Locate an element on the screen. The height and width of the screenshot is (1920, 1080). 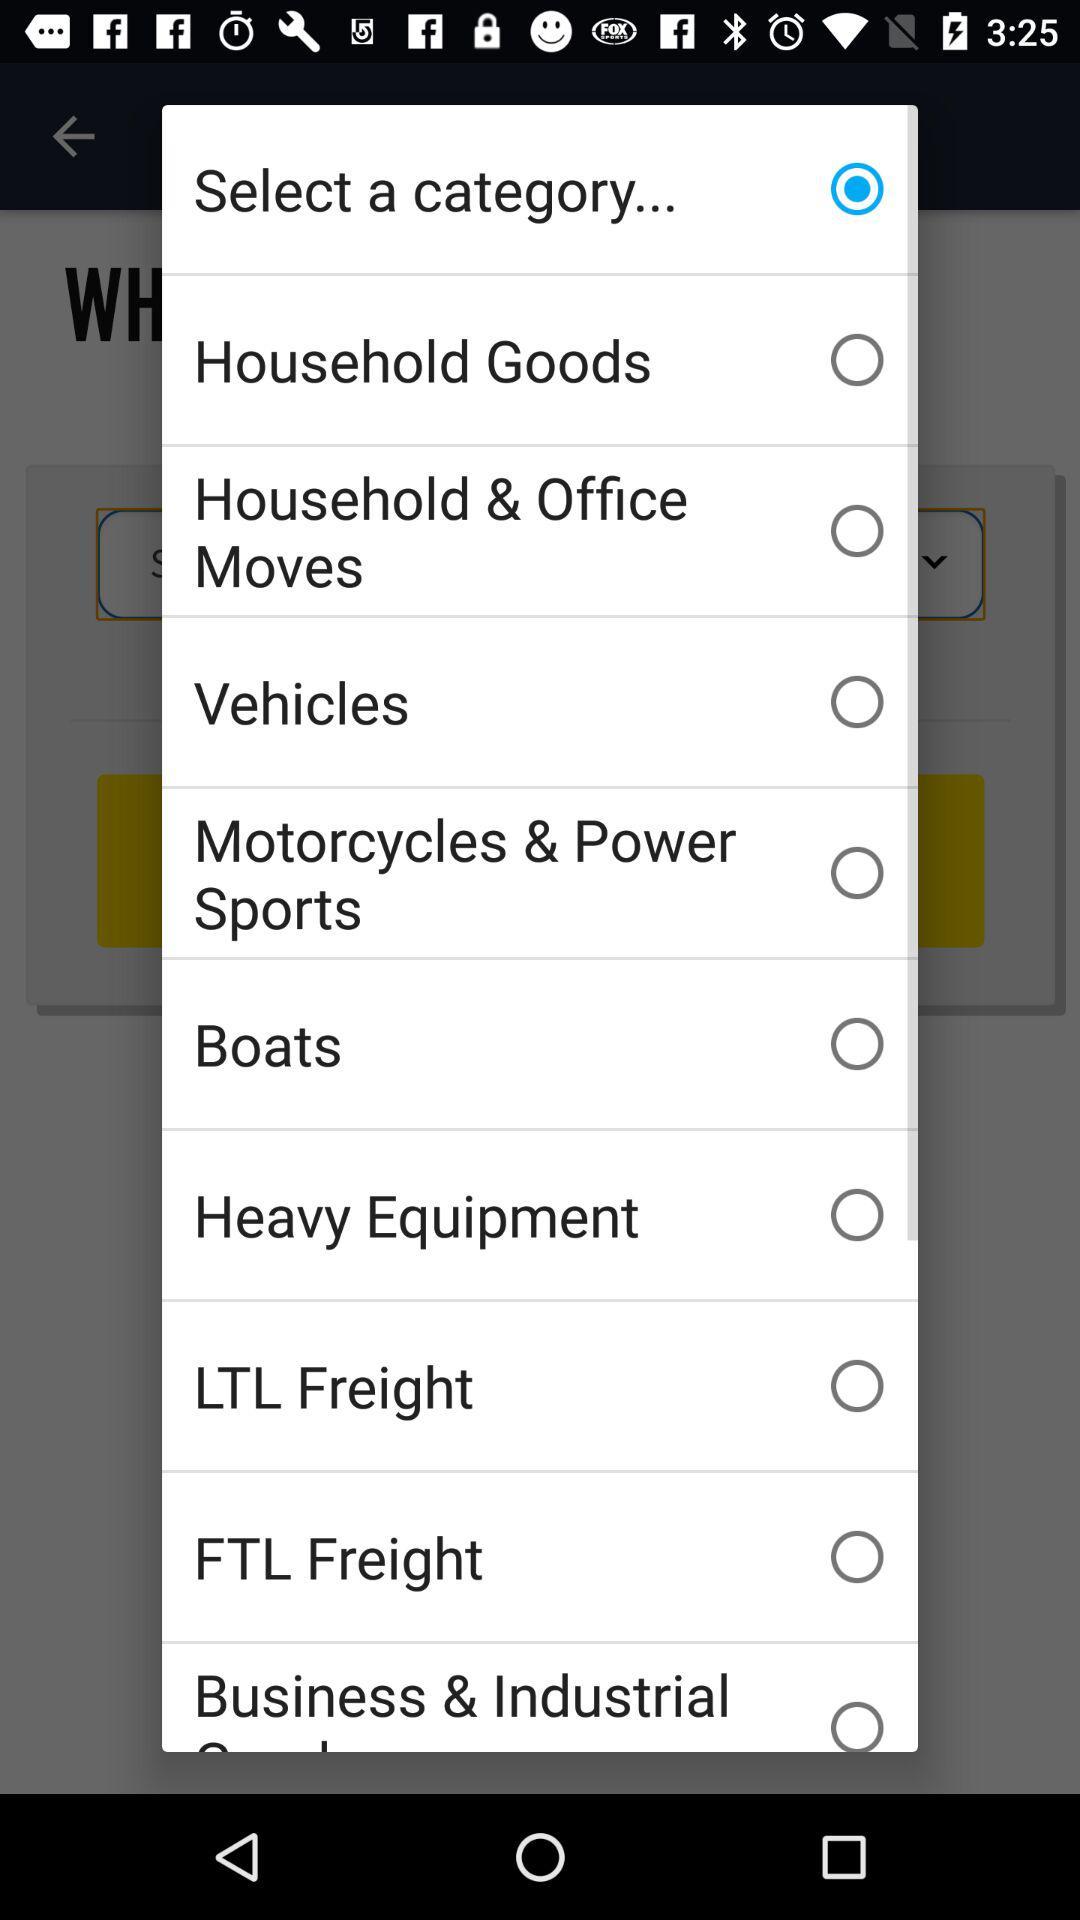
icon below select a category... item is located at coordinates (540, 360).